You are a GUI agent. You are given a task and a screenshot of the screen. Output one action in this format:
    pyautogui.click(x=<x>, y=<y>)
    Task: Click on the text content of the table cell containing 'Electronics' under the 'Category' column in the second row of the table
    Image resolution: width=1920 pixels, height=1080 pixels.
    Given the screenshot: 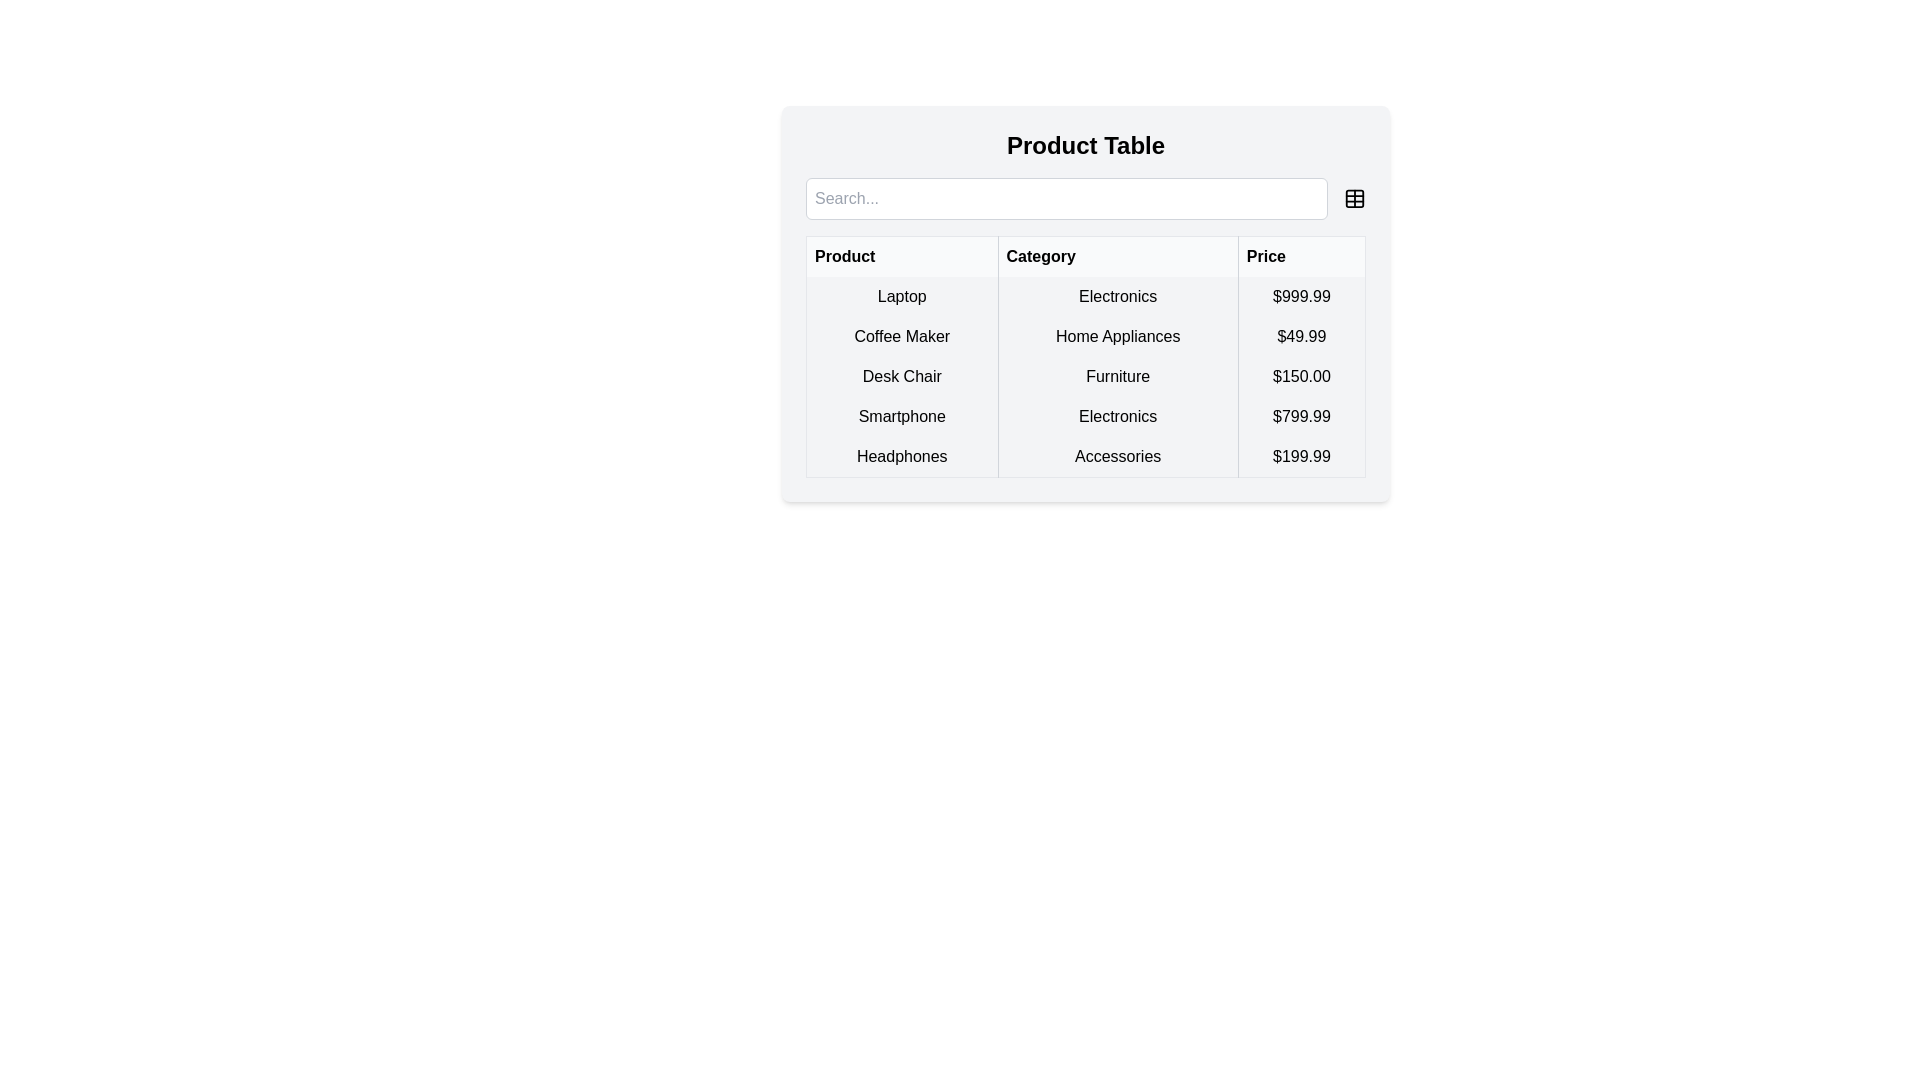 What is the action you would take?
    pyautogui.click(x=1117, y=297)
    